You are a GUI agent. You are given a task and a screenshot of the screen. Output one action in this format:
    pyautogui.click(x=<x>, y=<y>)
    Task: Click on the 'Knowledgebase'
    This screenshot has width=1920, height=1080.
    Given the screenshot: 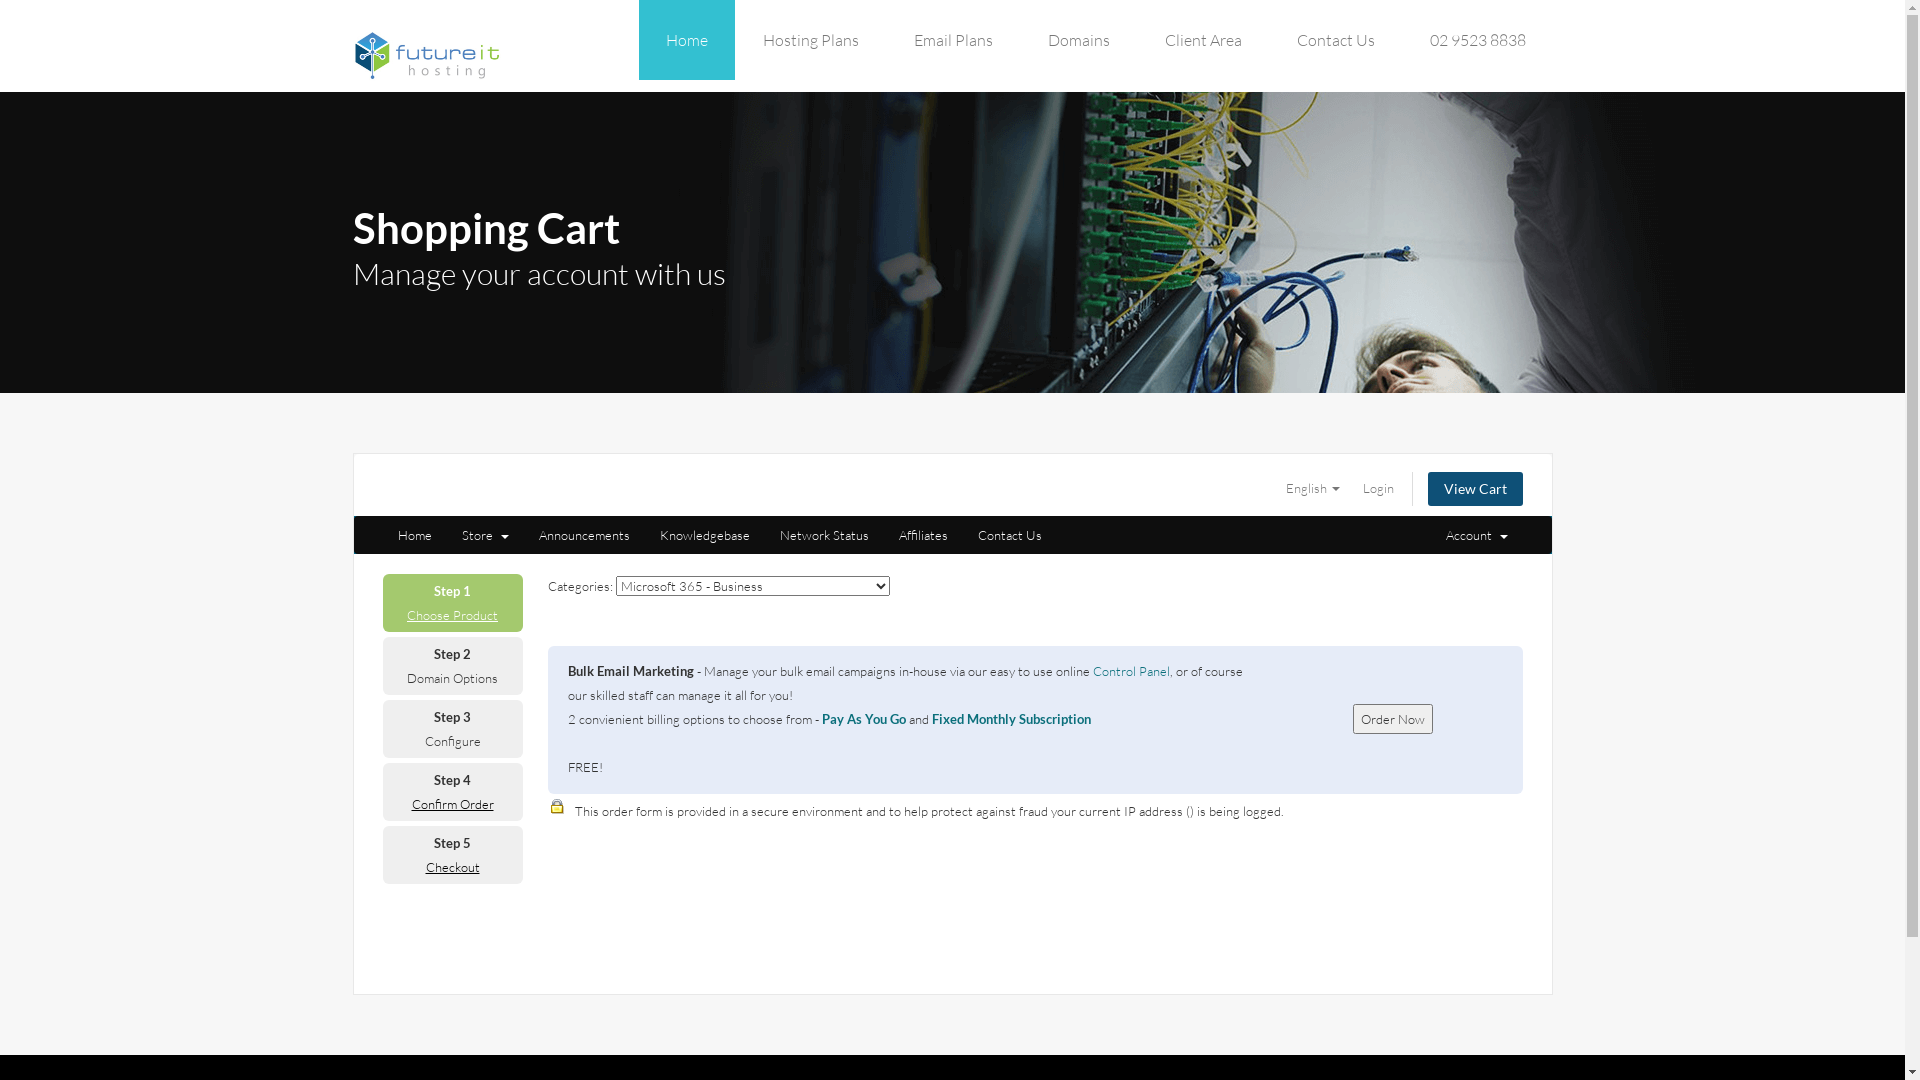 What is the action you would take?
    pyautogui.click(x=643, y=534)
    